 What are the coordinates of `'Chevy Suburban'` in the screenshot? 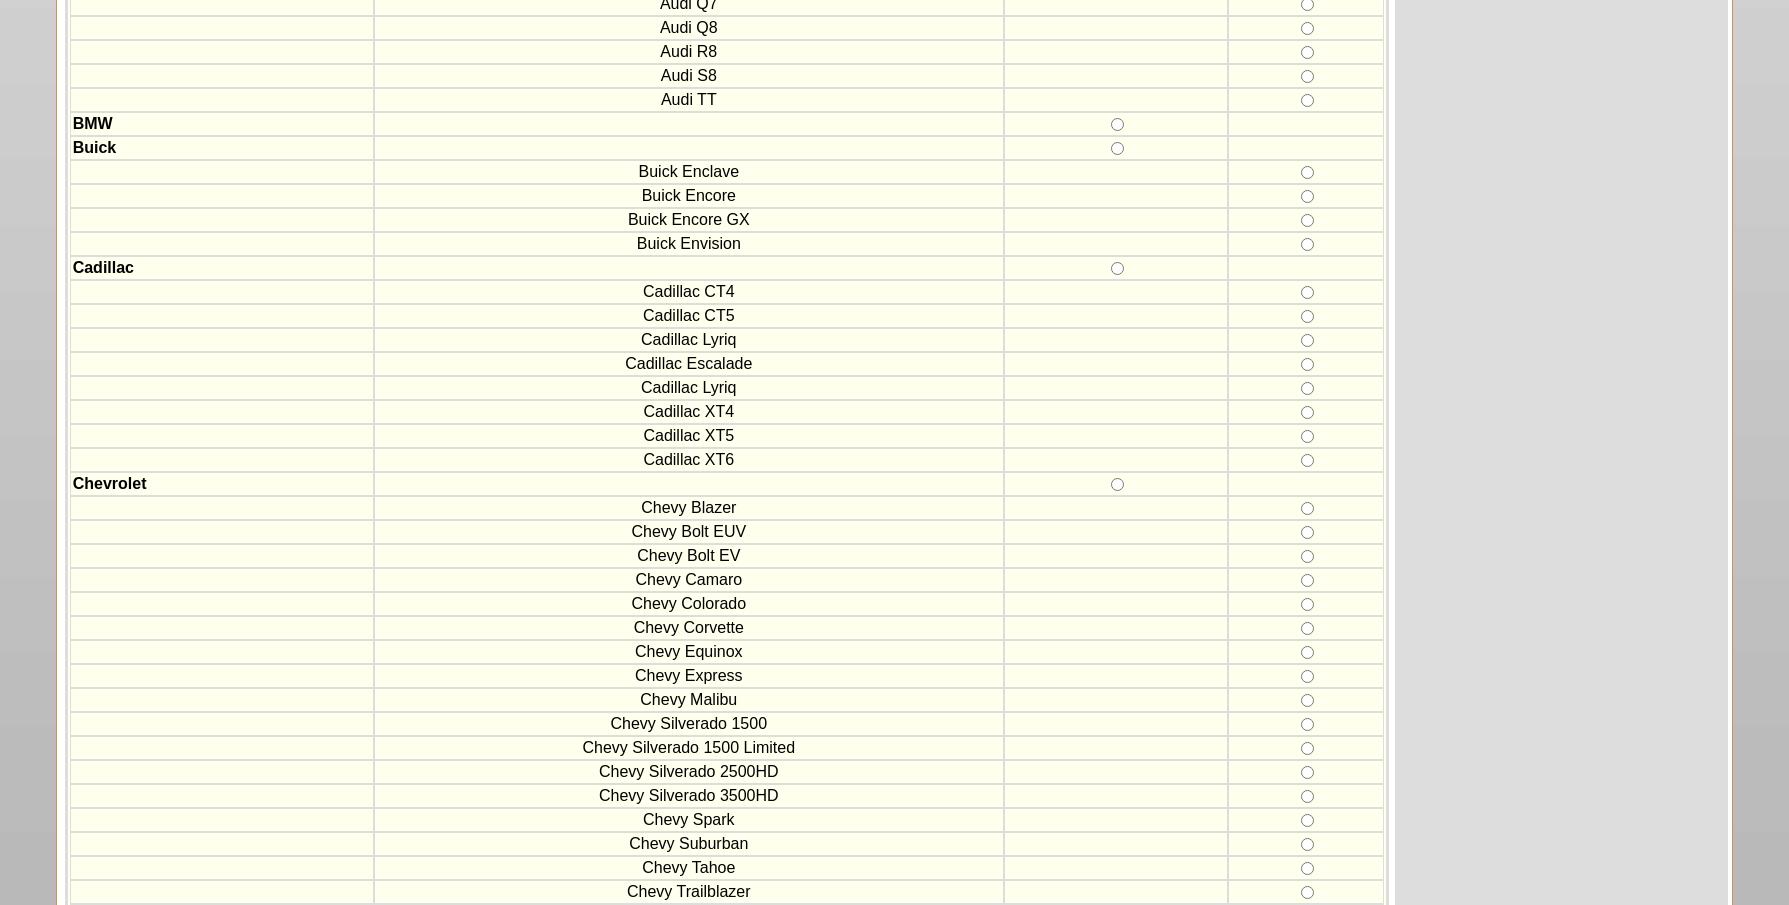 It's located at (629, 842).